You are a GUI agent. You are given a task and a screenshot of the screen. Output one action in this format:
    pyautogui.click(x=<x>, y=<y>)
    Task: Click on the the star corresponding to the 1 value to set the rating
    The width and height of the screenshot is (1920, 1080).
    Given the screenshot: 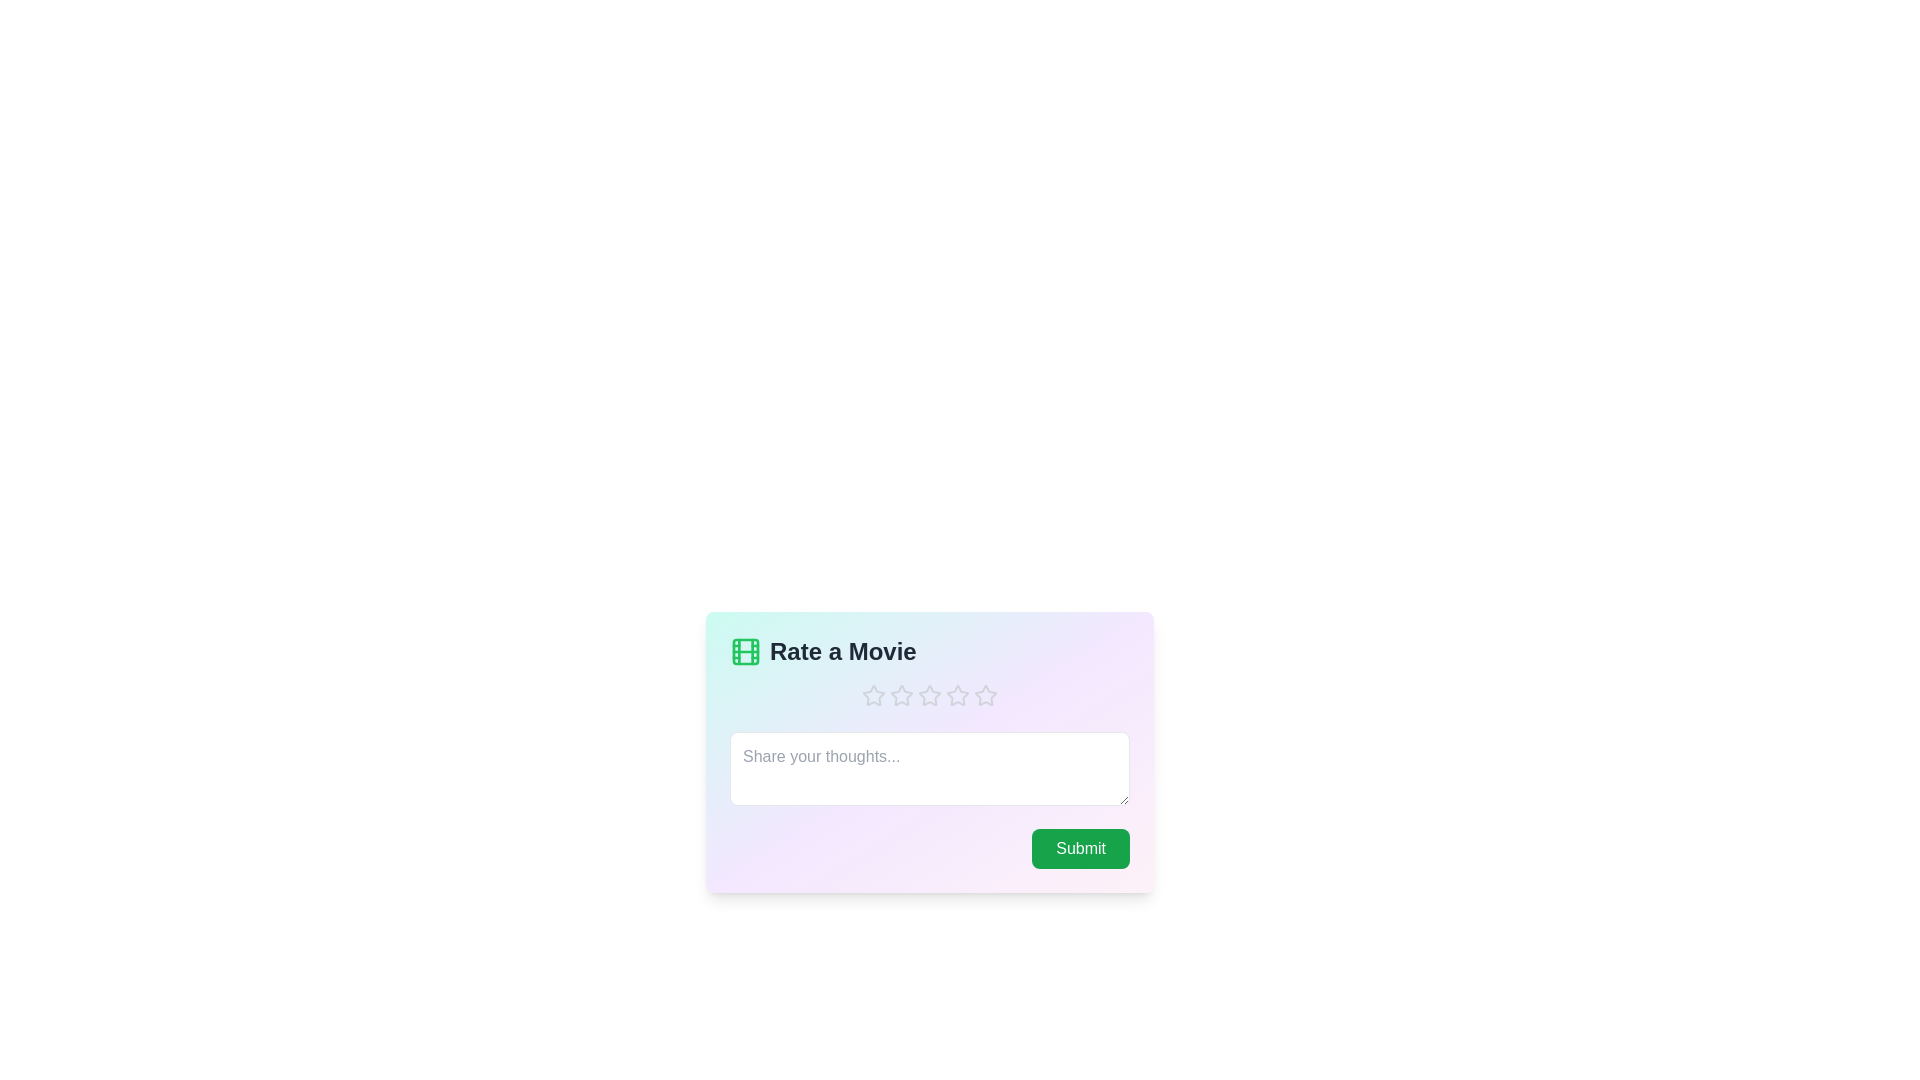 What is the action you would take?
    pyautogui.click(x=873, y=694)
    